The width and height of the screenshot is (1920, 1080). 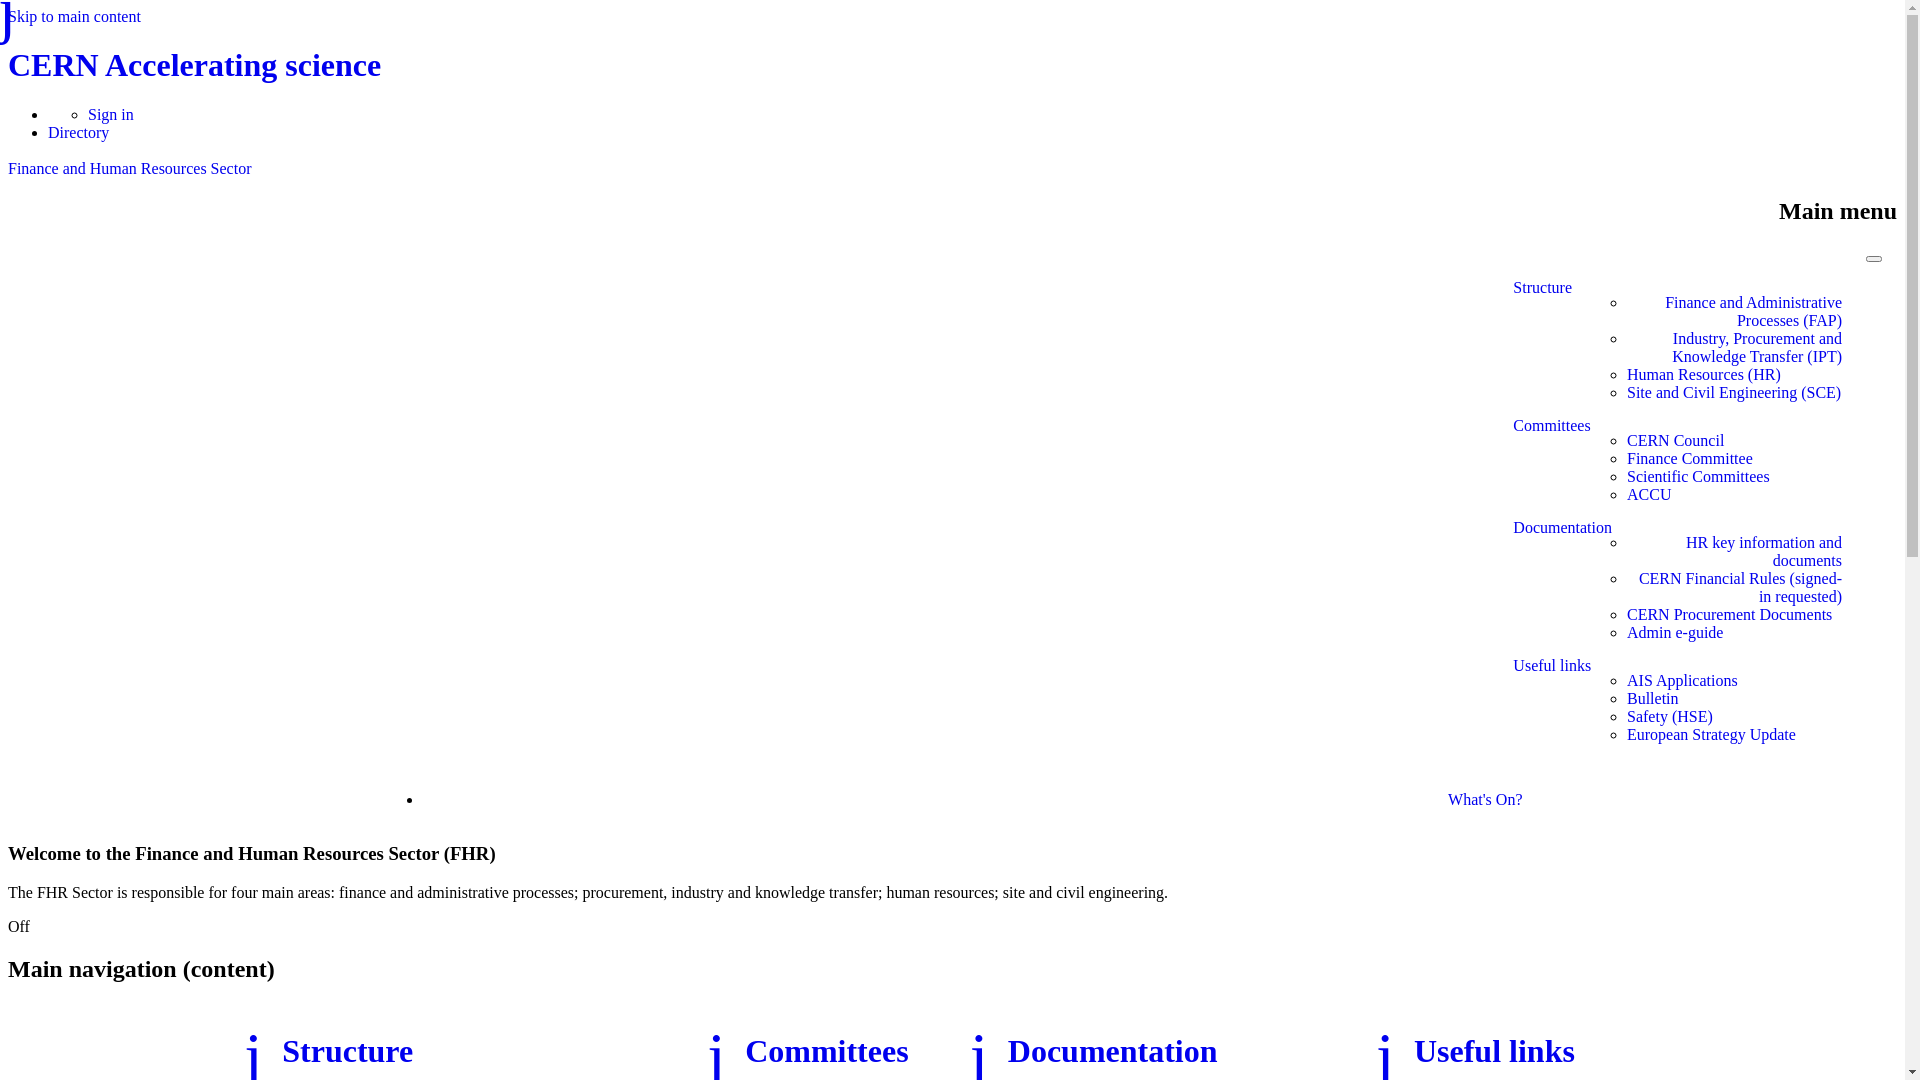 What do you see at coordinates (74, 16) in the screenshot?
I see `'Skip to main content'` at bounding box center [74, 16].